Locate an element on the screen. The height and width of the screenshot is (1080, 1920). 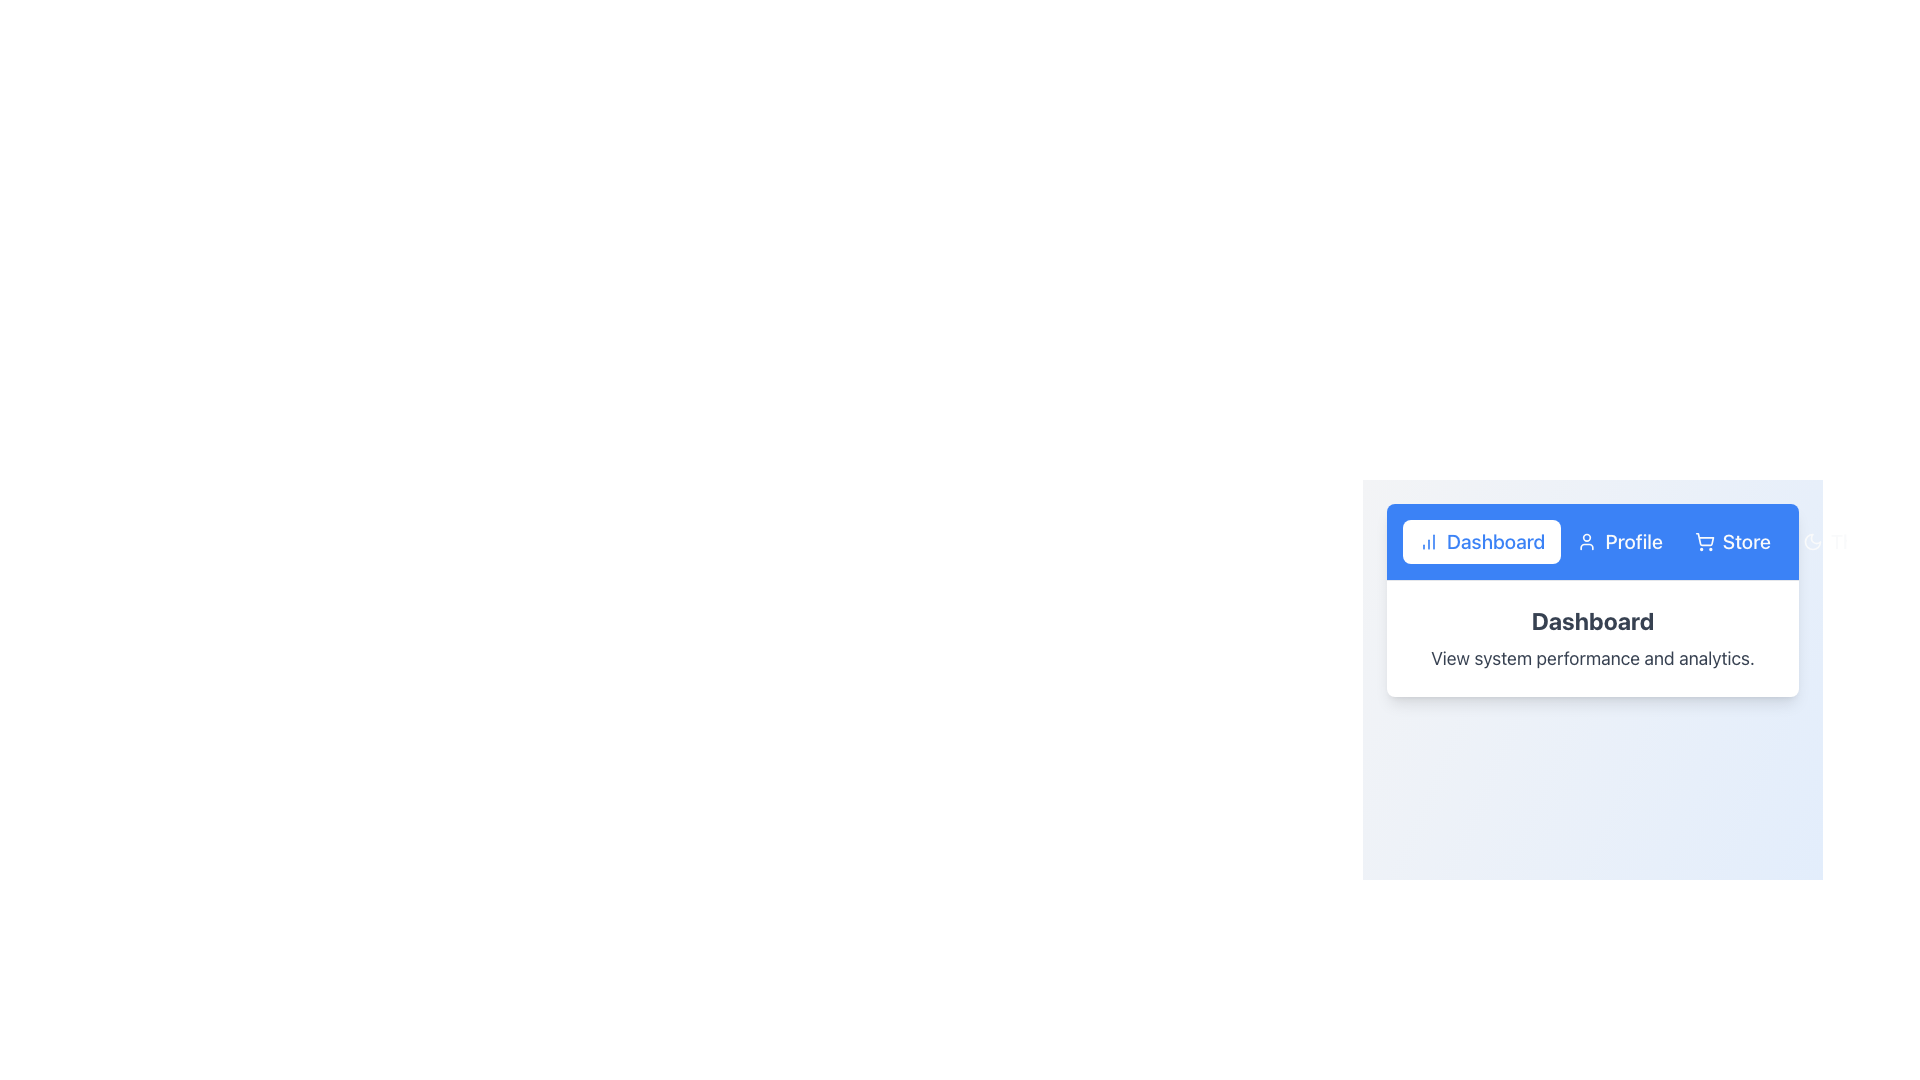
the third navigation button labeled 'Store' in the horizontal navigation bar is located at coordinates (1731, 542).